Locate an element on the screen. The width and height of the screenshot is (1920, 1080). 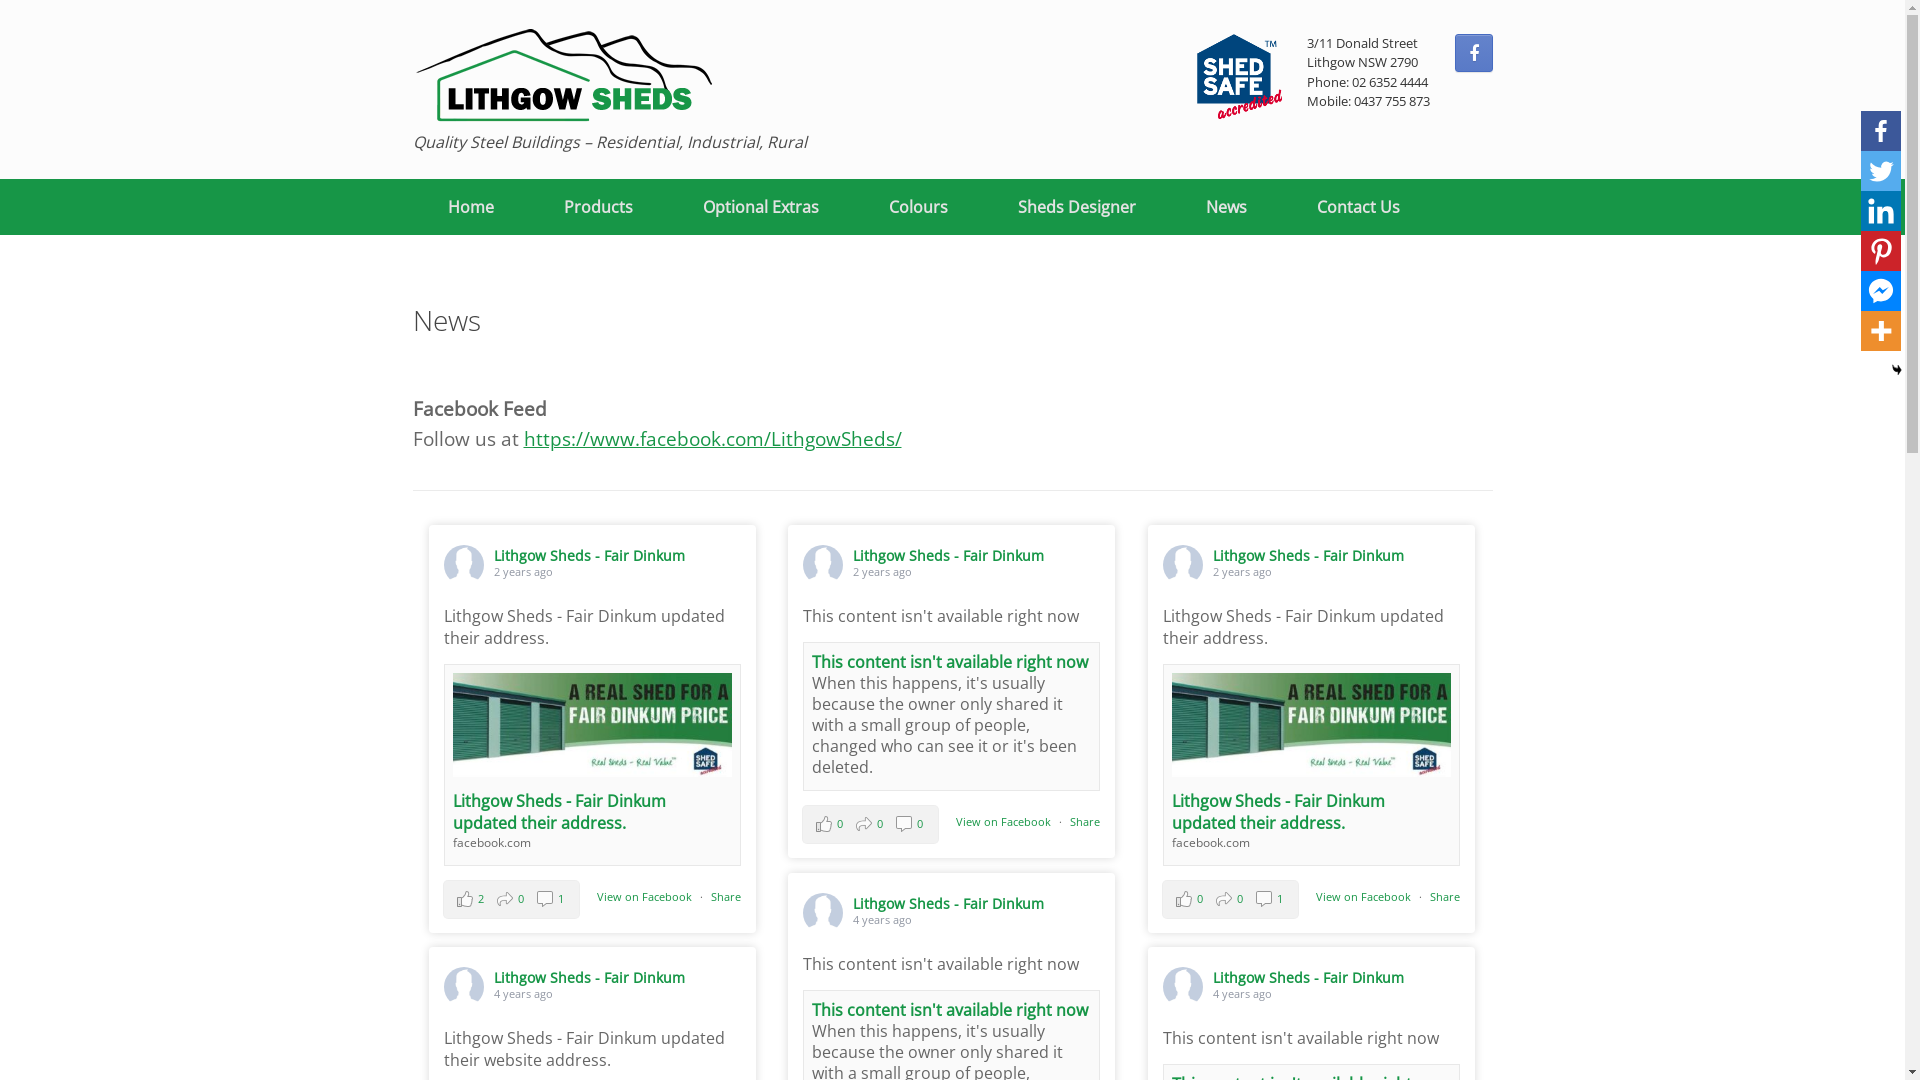
'Linkedin' is located at coordinates (1880, 211).